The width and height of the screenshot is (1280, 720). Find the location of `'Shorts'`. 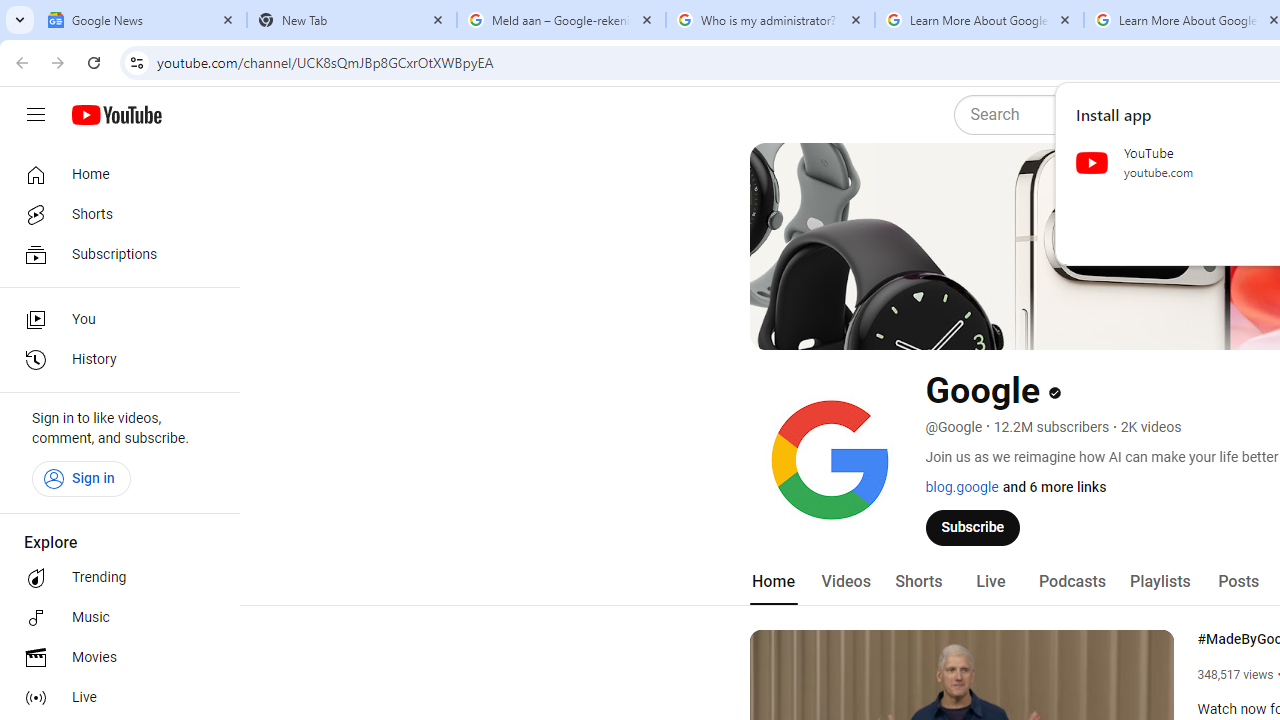

'Shorts' is located at coordinates (917, 581).